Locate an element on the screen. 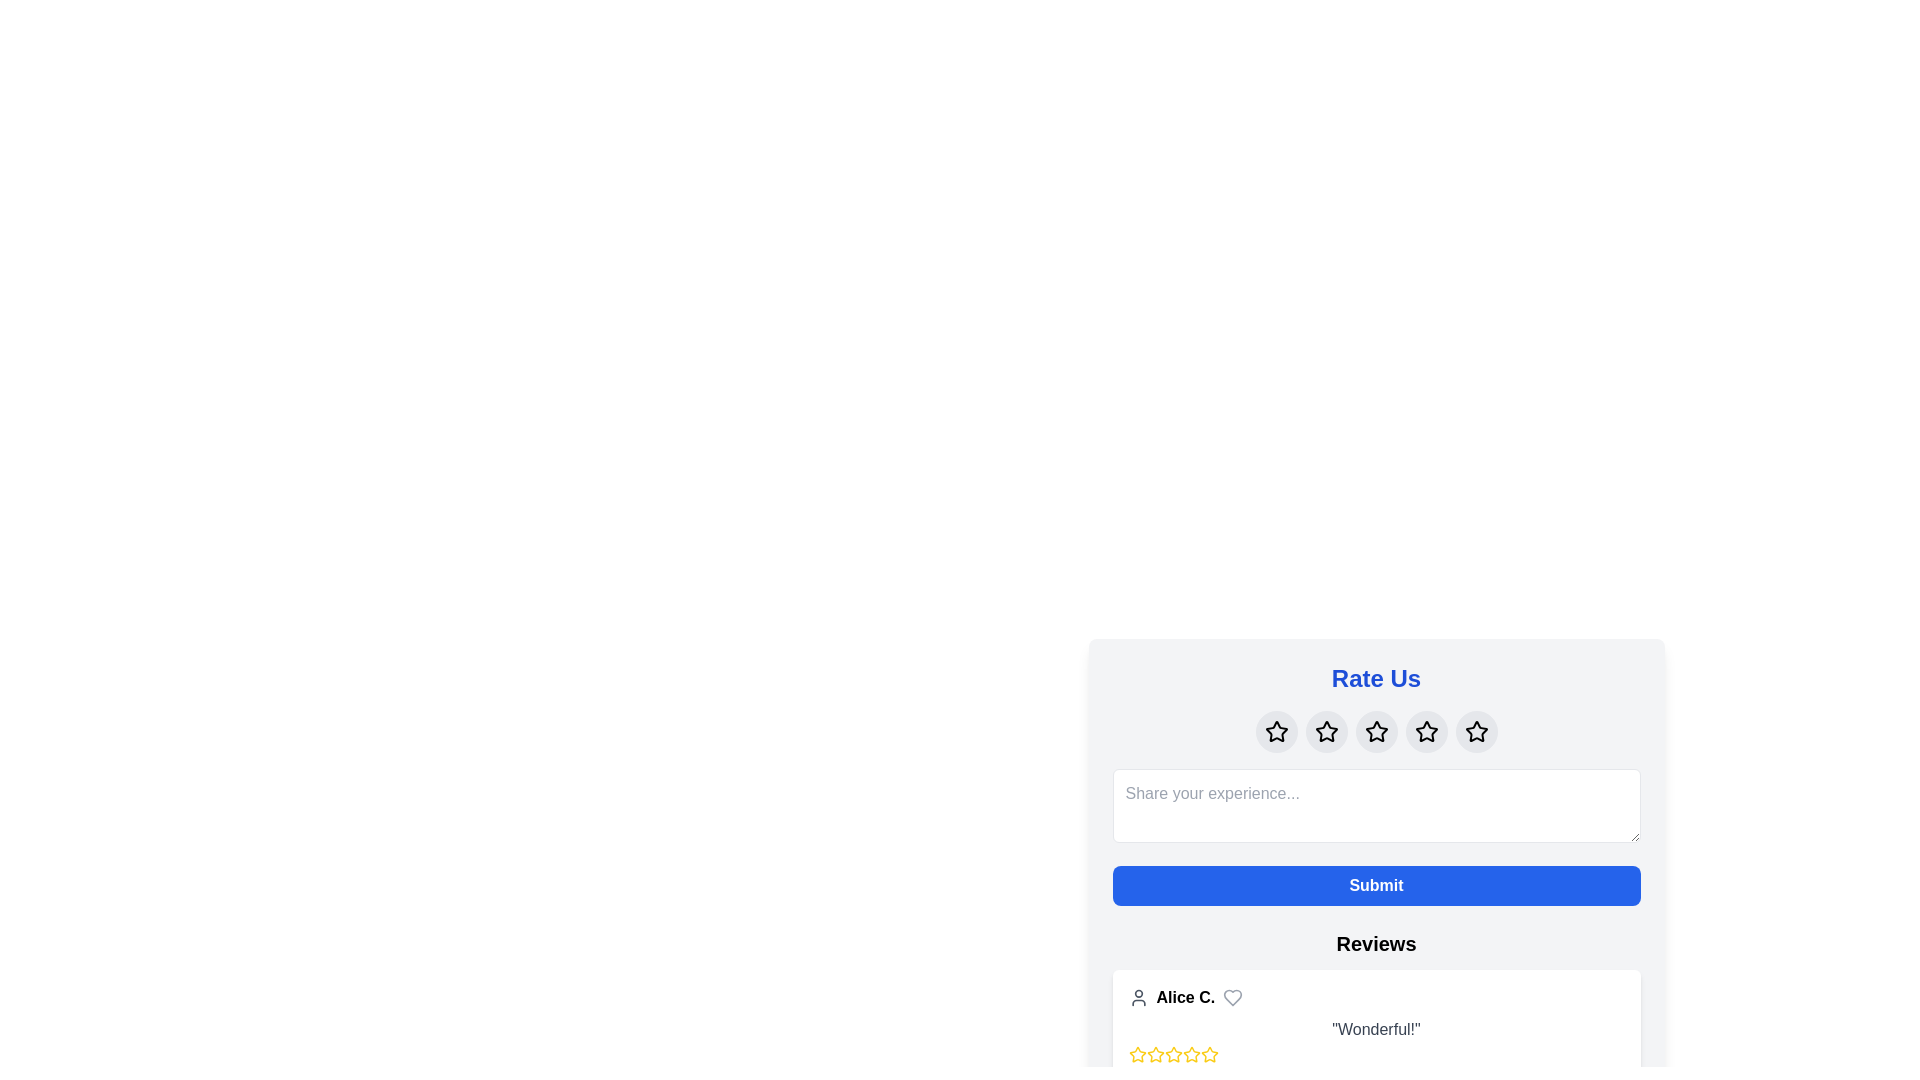  the blue rectangular button with rounded corners labeled 'Submit' is located at coordinates (1375, 885).